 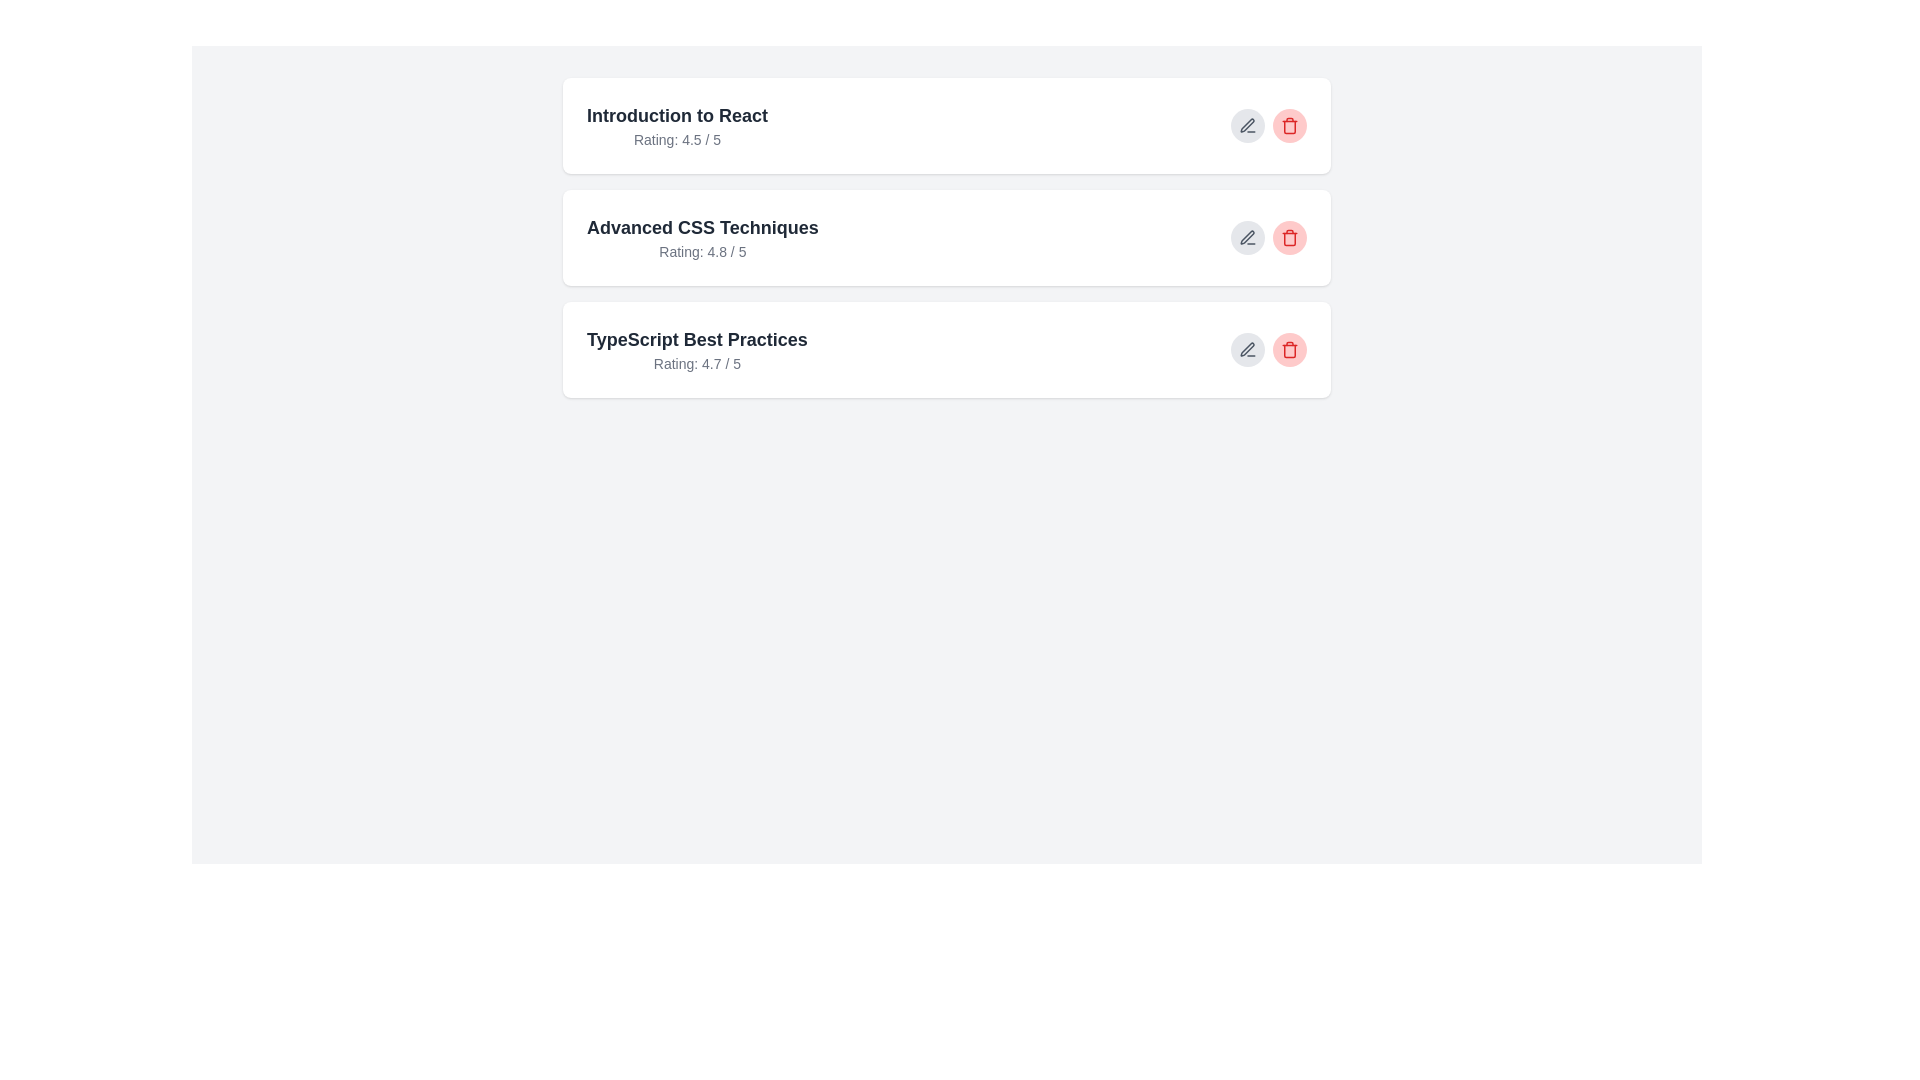 What do you see at coordinates (1290, 126) in the screenshot?
I see `the red circular button with a trash bin icon` at bounding box center [1290, 126].